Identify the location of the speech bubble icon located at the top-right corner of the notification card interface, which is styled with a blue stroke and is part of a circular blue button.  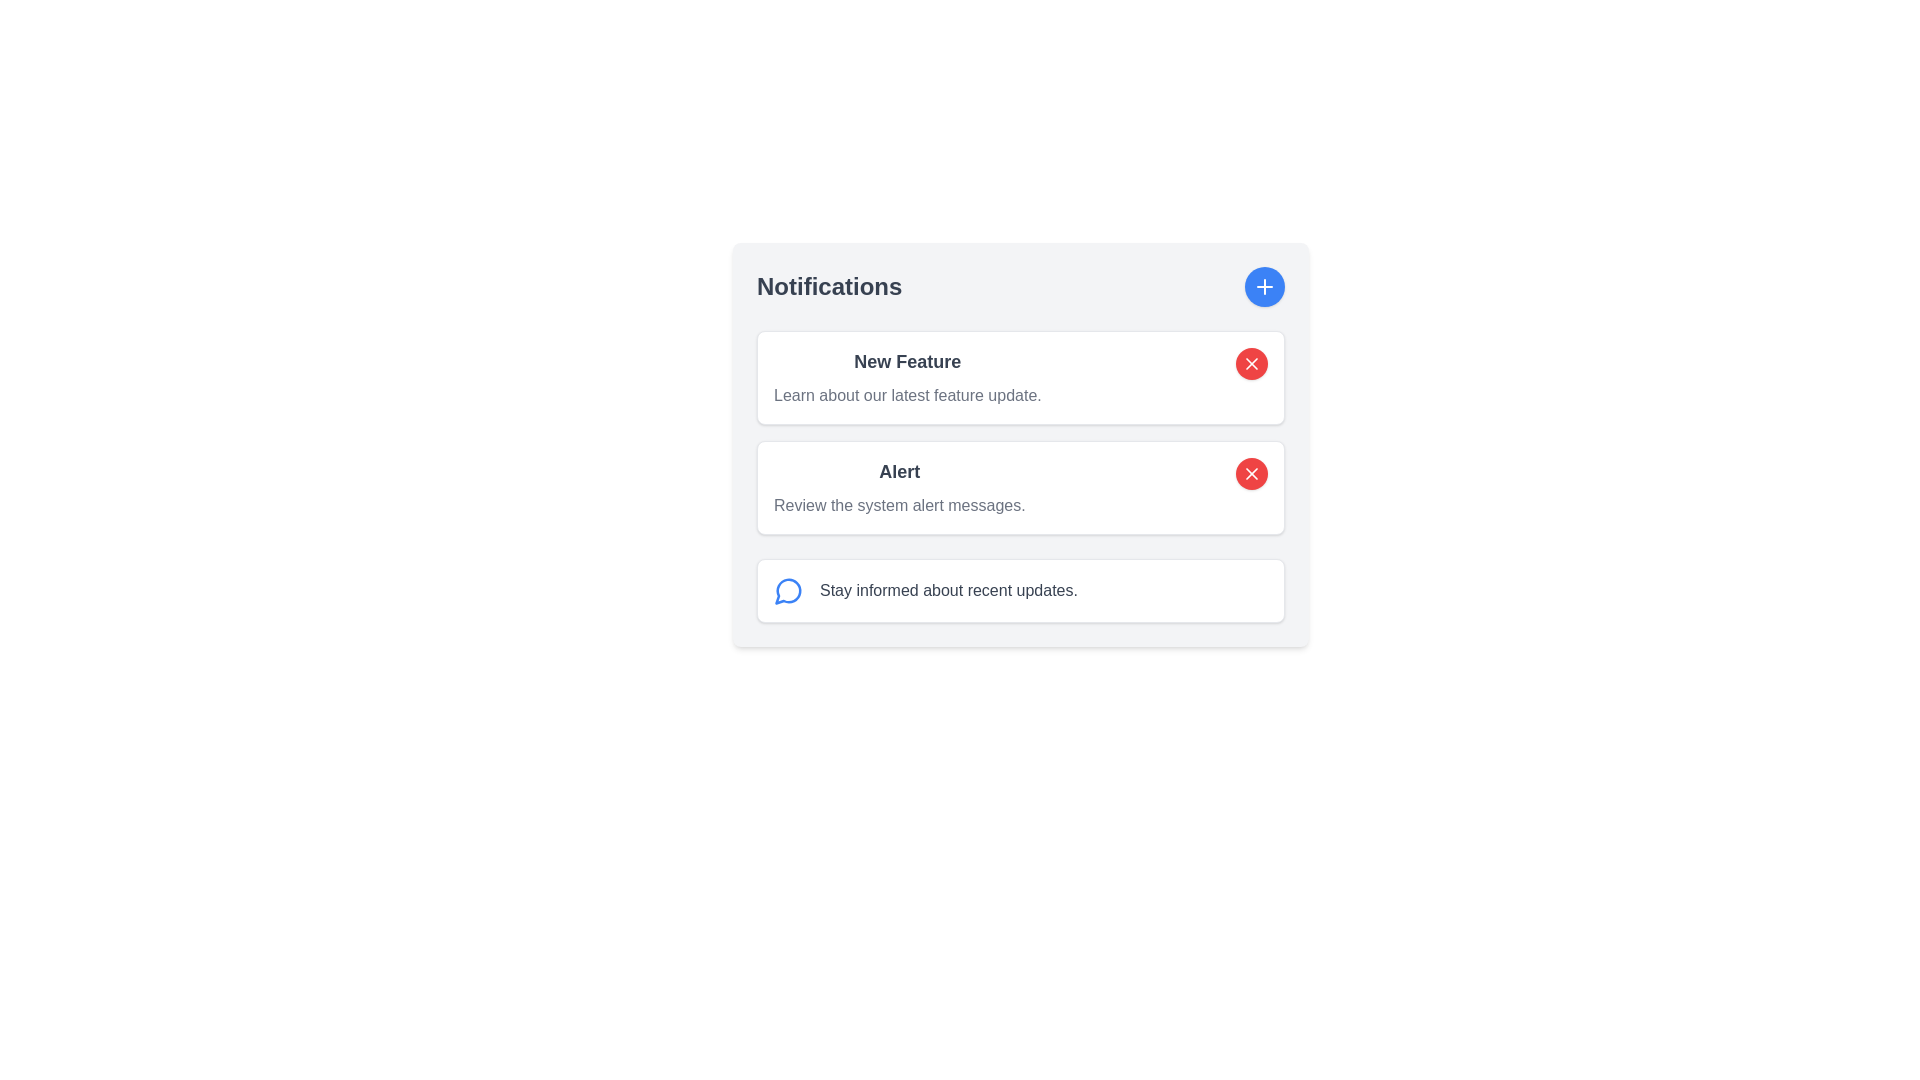
(787, 590).